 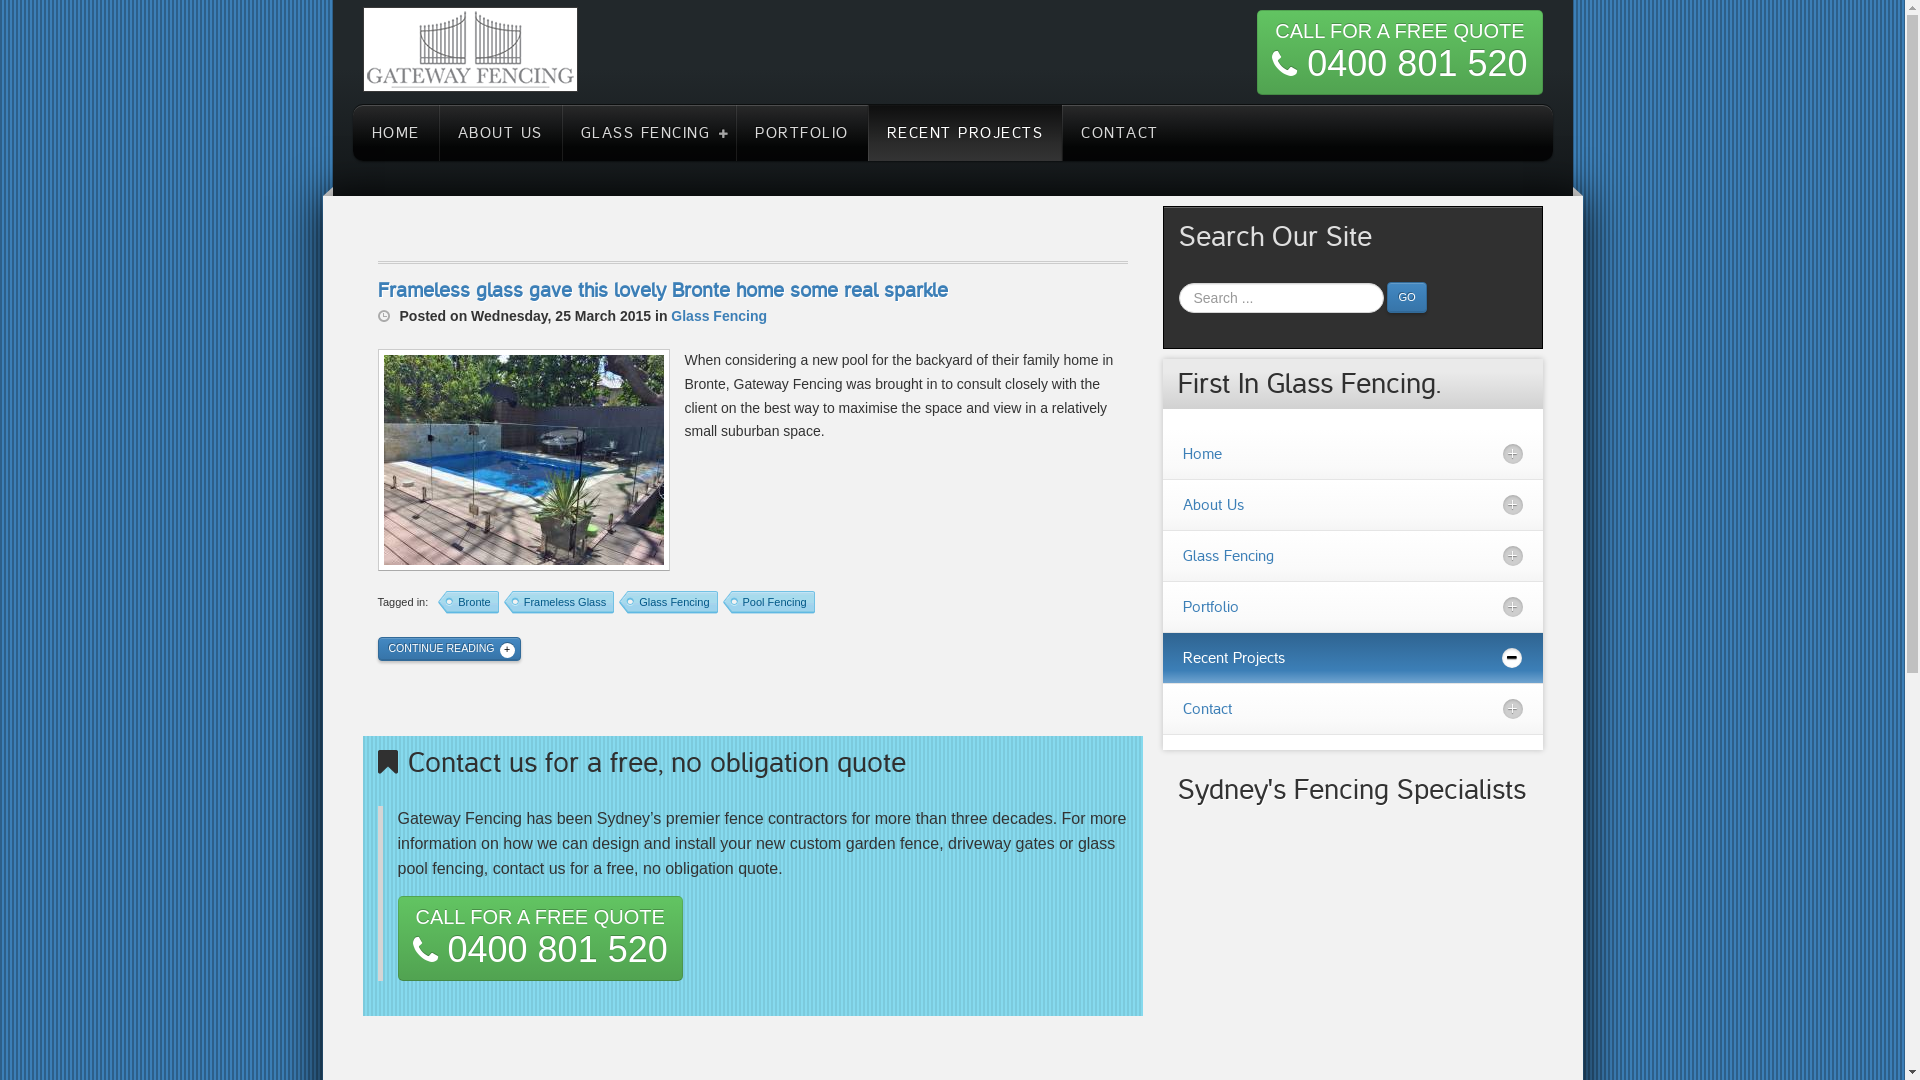 I want to click on 'GO', so click(x=1405, y=297).